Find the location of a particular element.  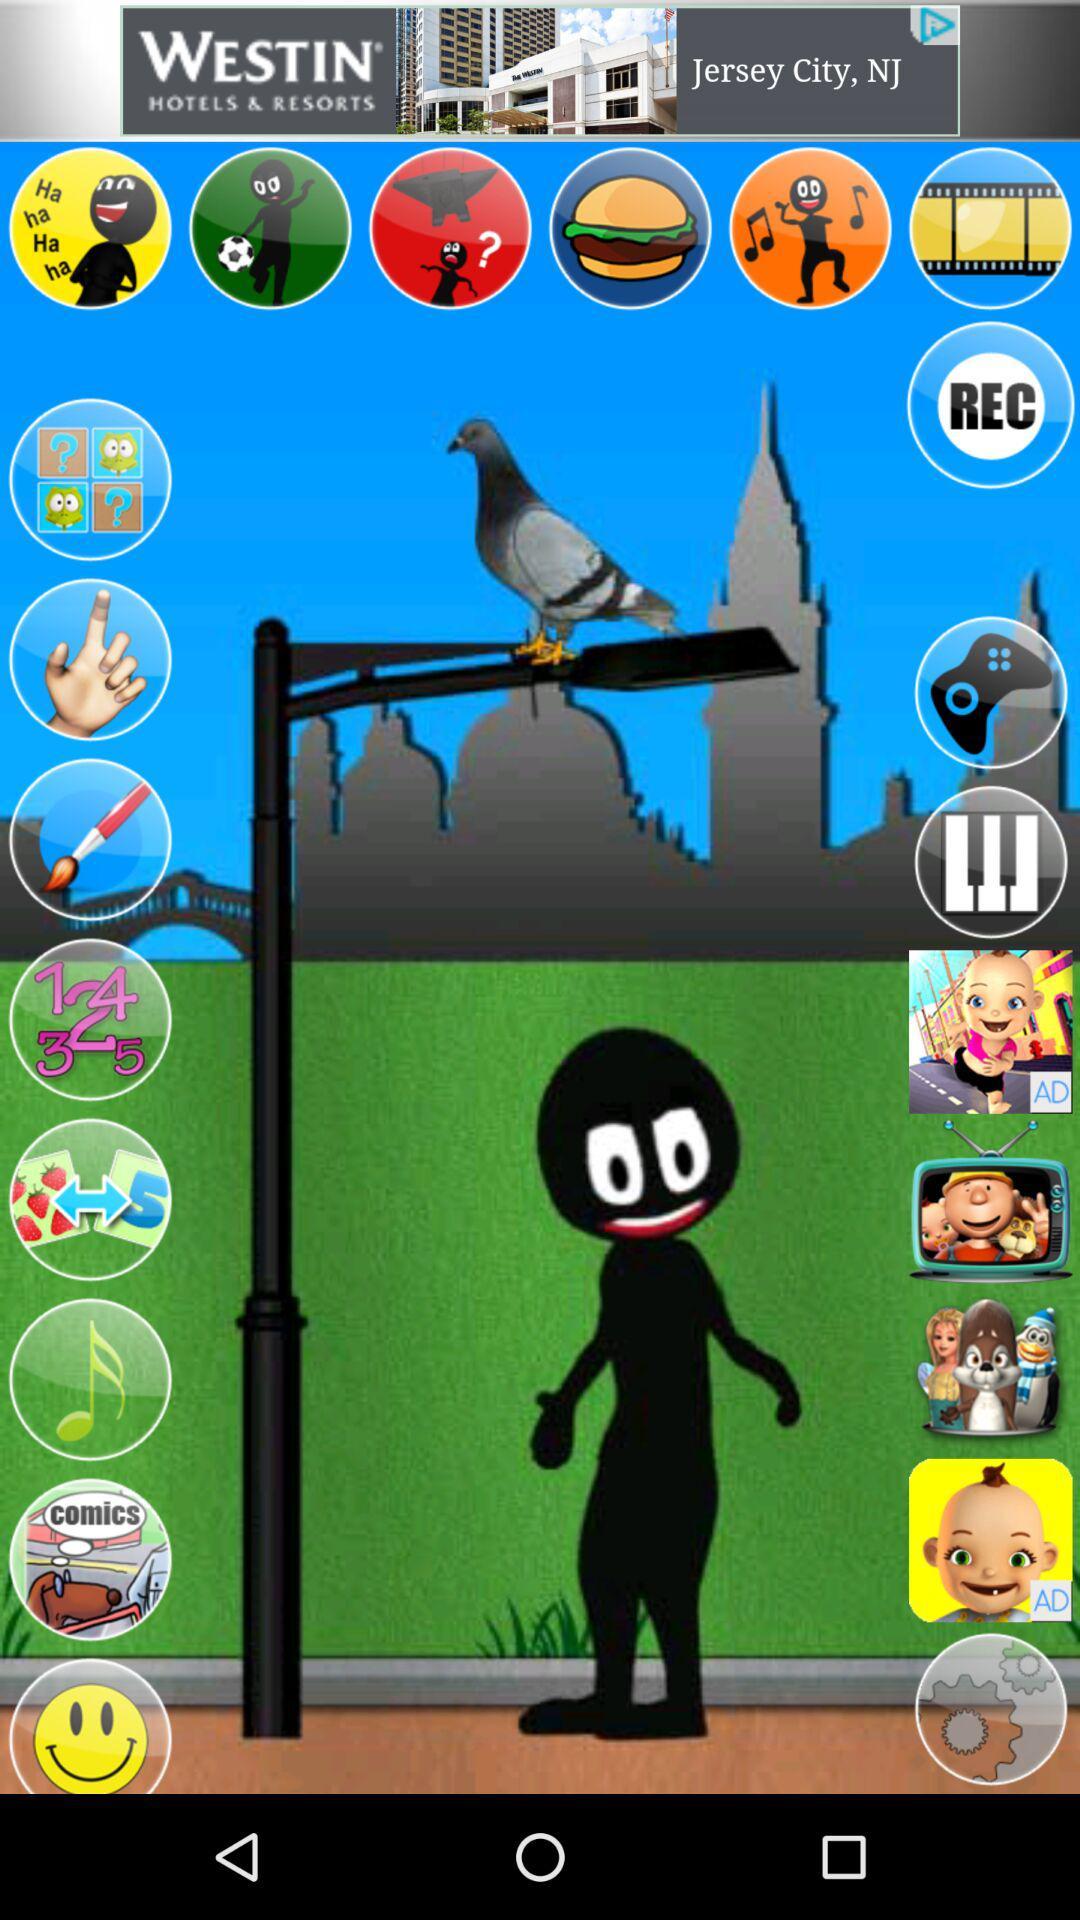

game is located at coordinates (990, 1032).